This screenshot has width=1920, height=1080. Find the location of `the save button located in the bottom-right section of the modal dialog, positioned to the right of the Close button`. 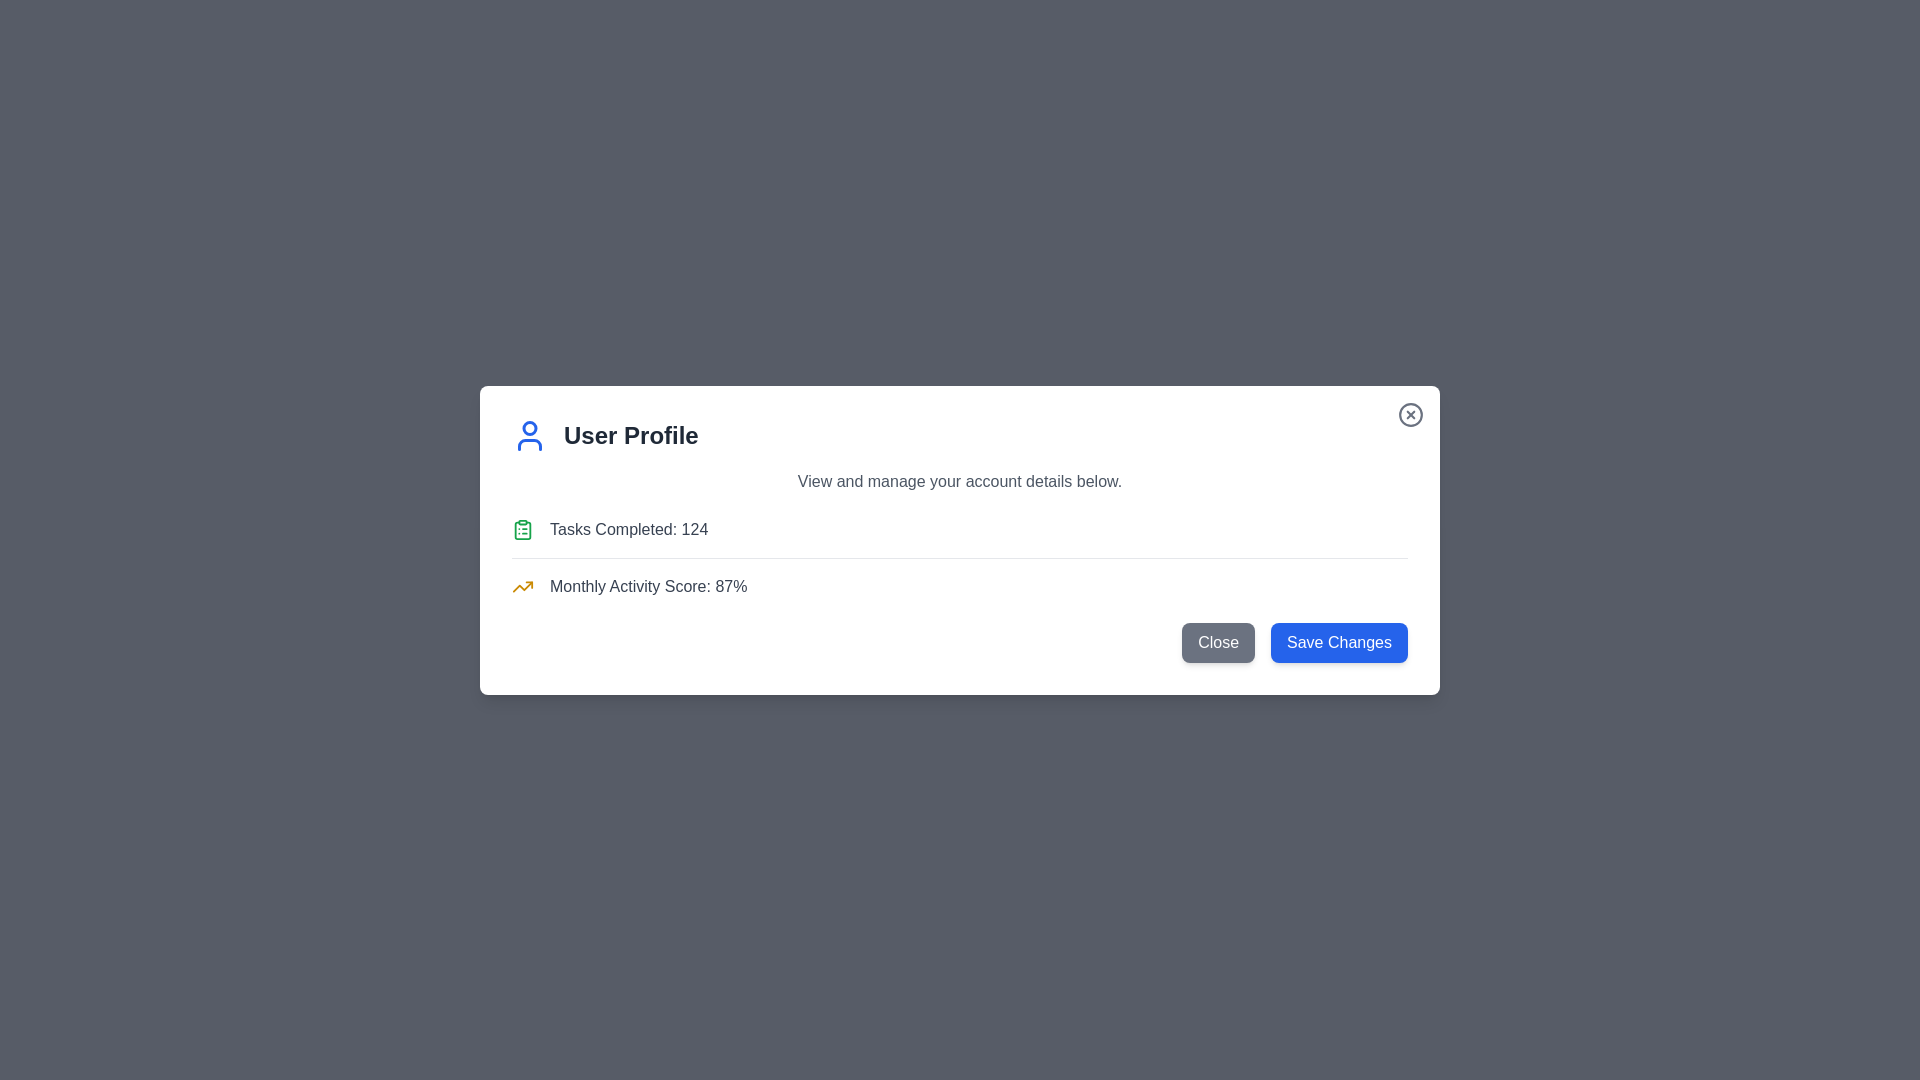

the save button located in the bottom-right section of the modal dialog, positioned to the right of the Close button is located at coordinates (1339, 642).